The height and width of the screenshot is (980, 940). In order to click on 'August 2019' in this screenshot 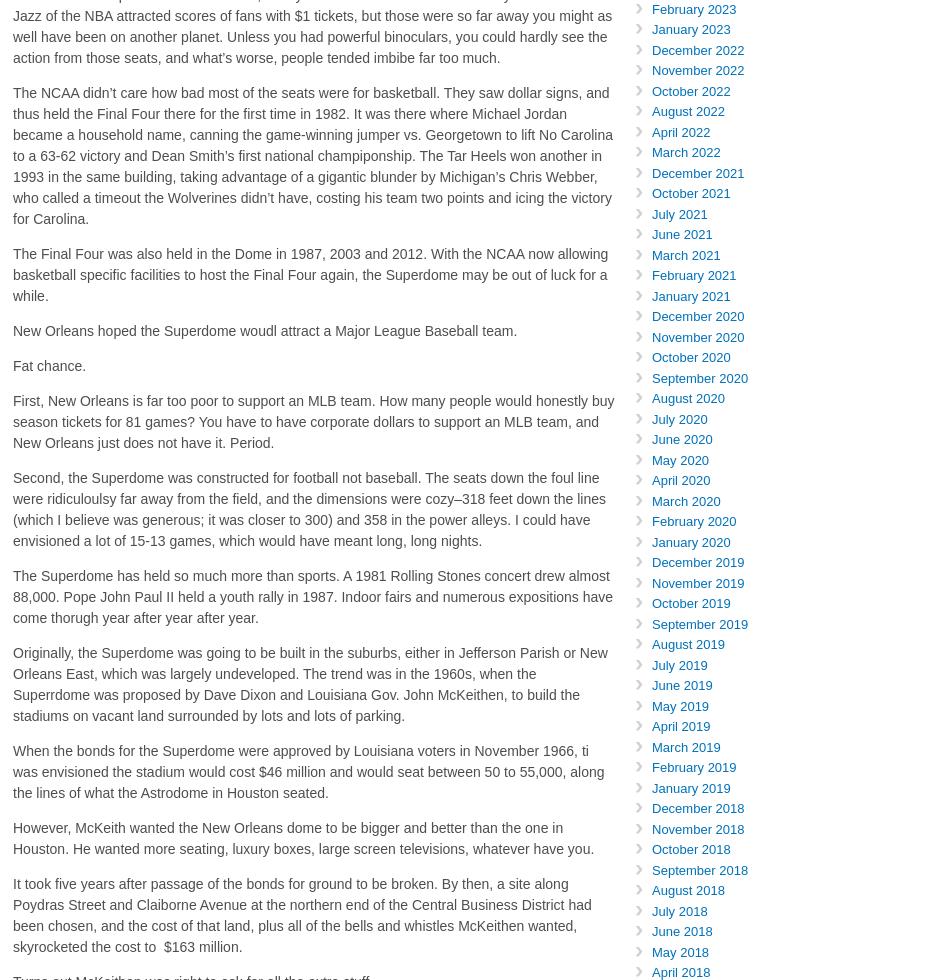, I will do `click(651, 644)`.